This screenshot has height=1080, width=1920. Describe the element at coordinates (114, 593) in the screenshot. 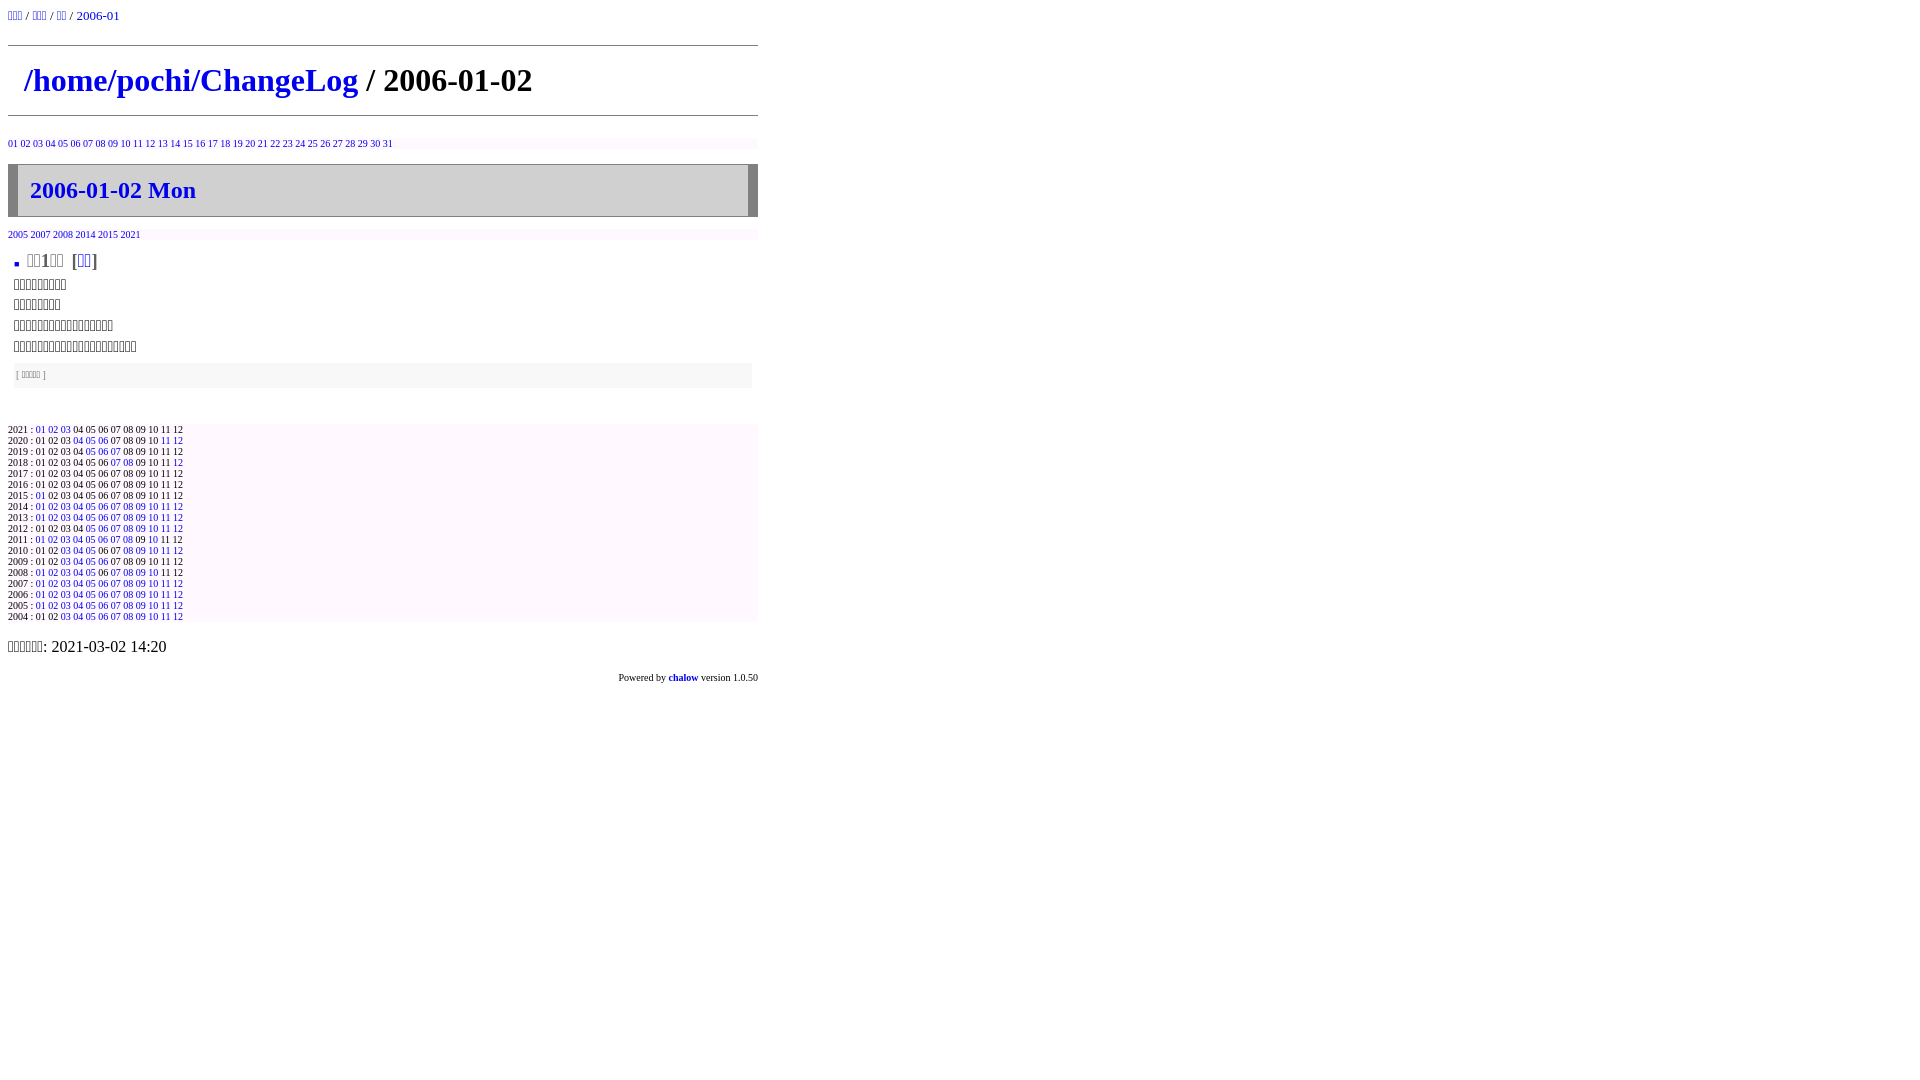

I see `'07'` at that location.